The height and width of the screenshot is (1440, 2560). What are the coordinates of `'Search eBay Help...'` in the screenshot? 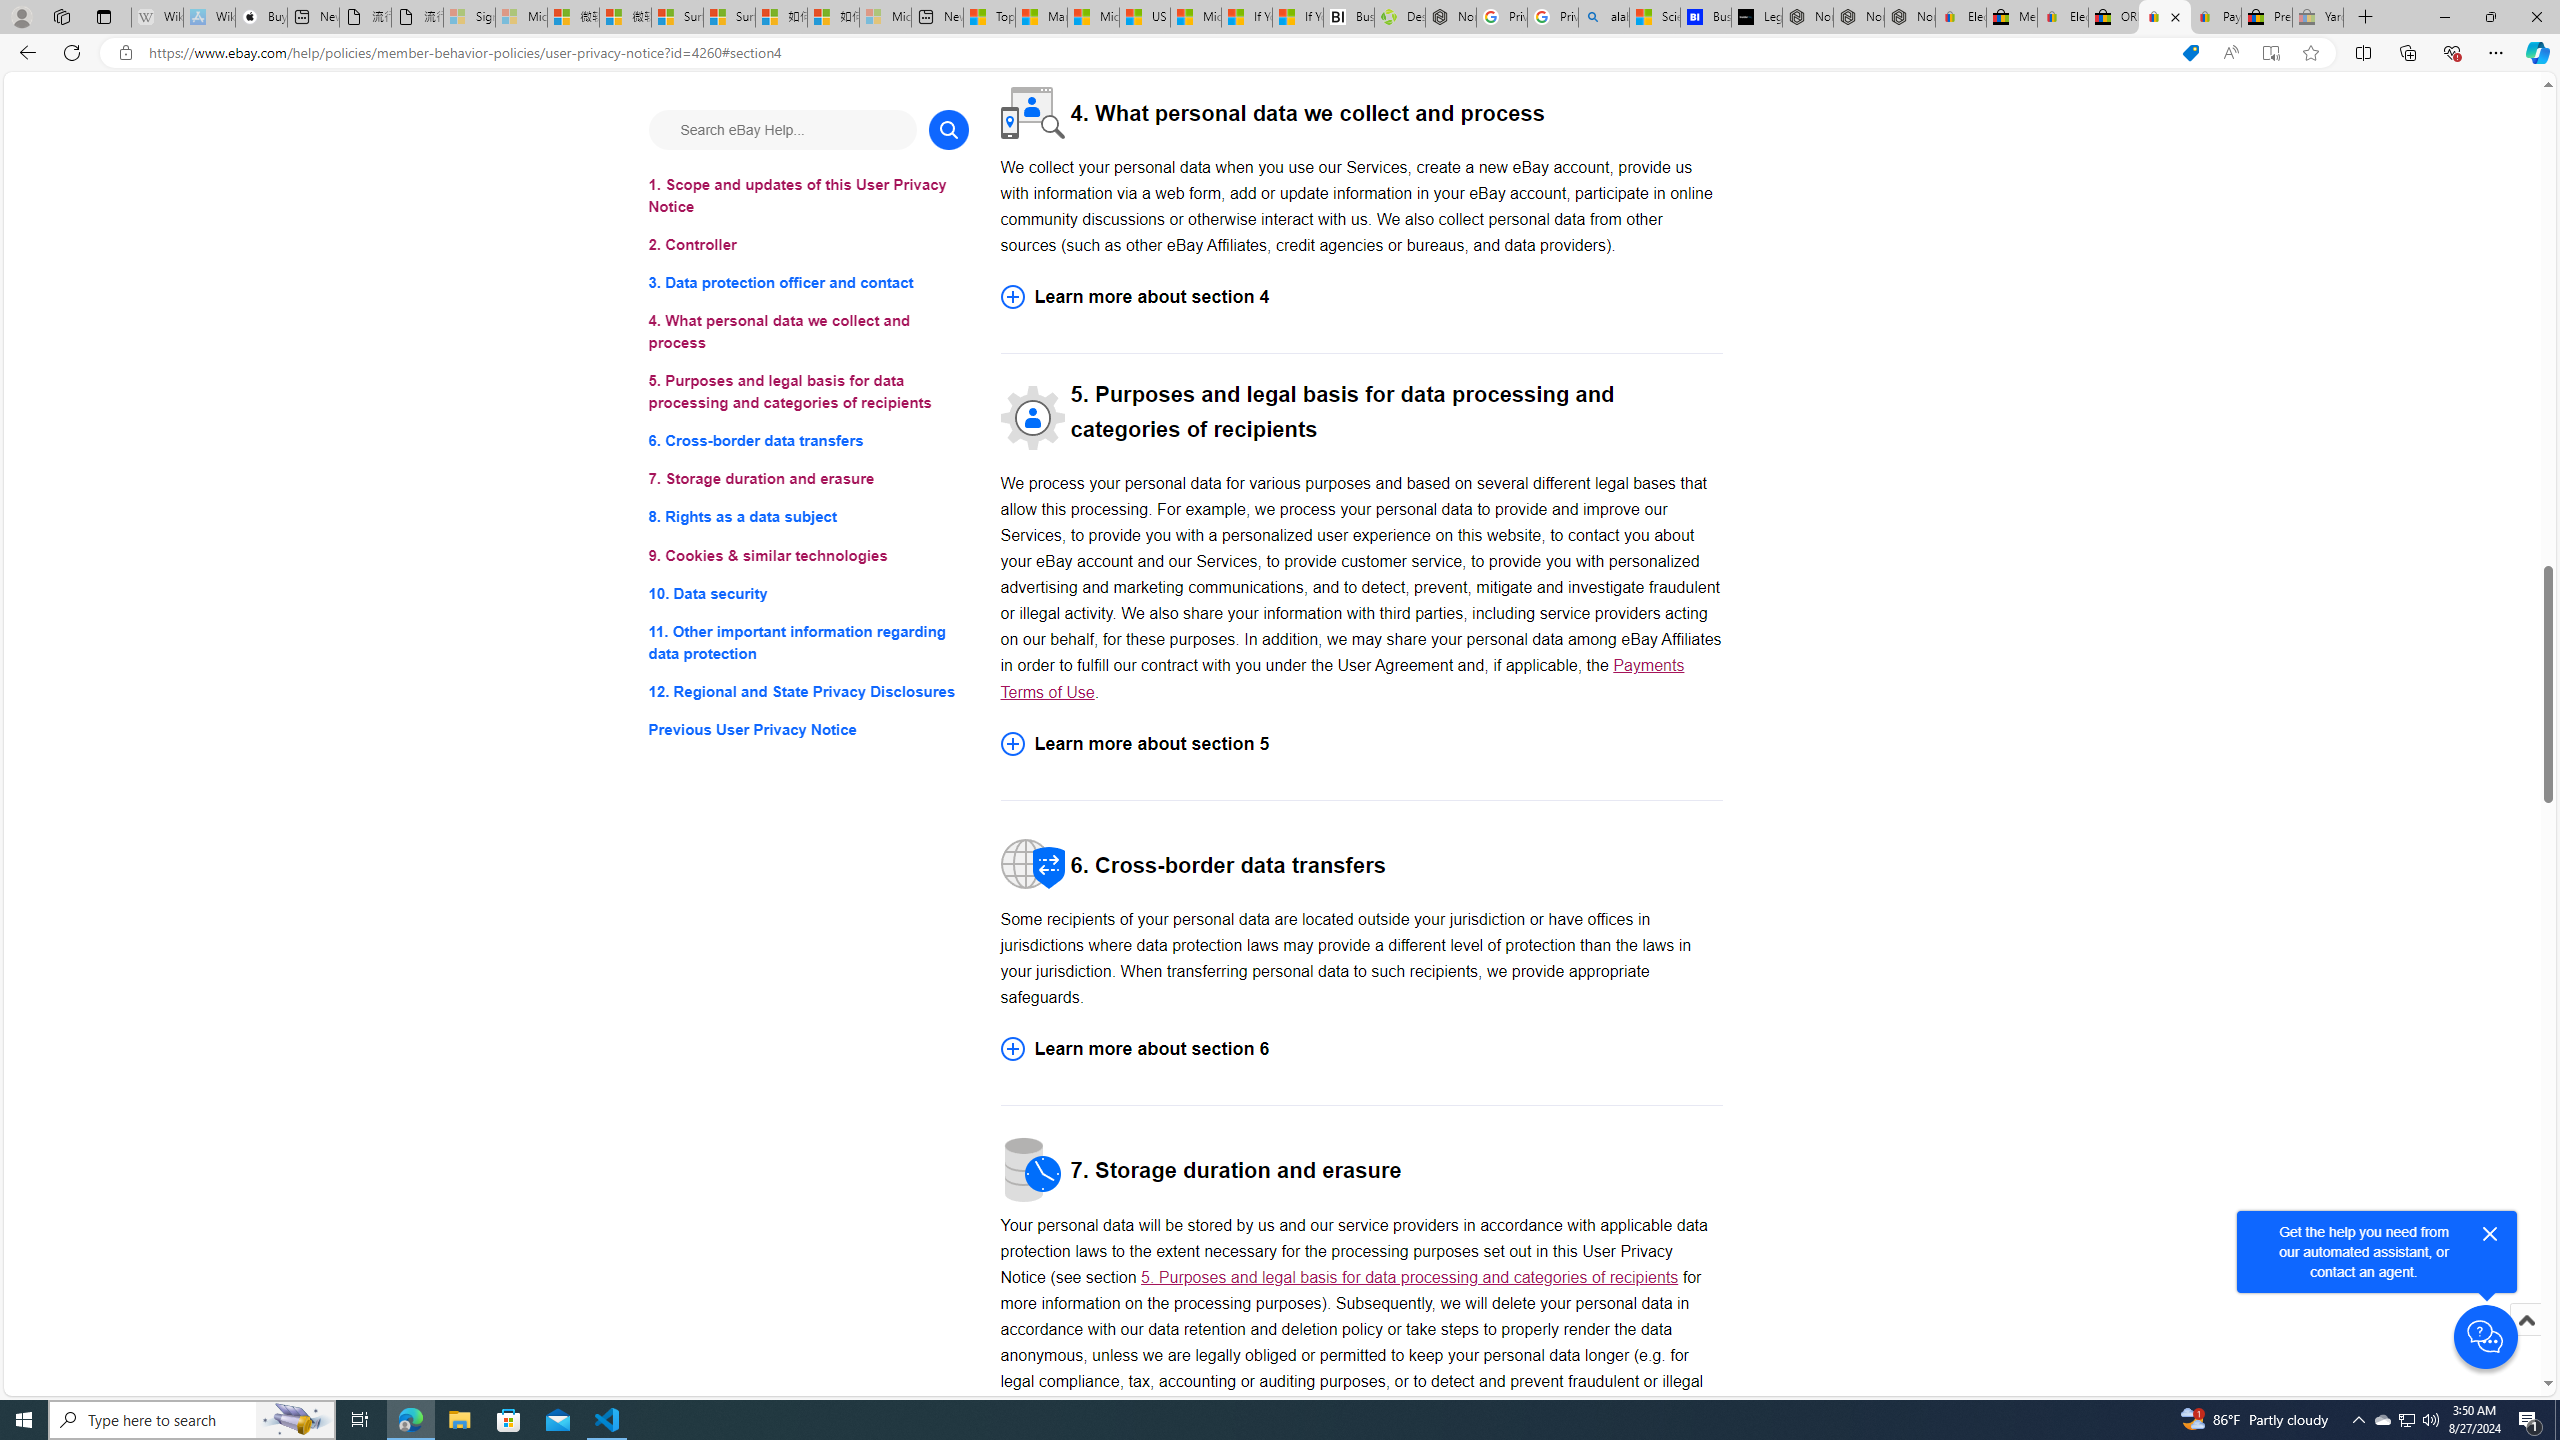 It's located at (782, 129).